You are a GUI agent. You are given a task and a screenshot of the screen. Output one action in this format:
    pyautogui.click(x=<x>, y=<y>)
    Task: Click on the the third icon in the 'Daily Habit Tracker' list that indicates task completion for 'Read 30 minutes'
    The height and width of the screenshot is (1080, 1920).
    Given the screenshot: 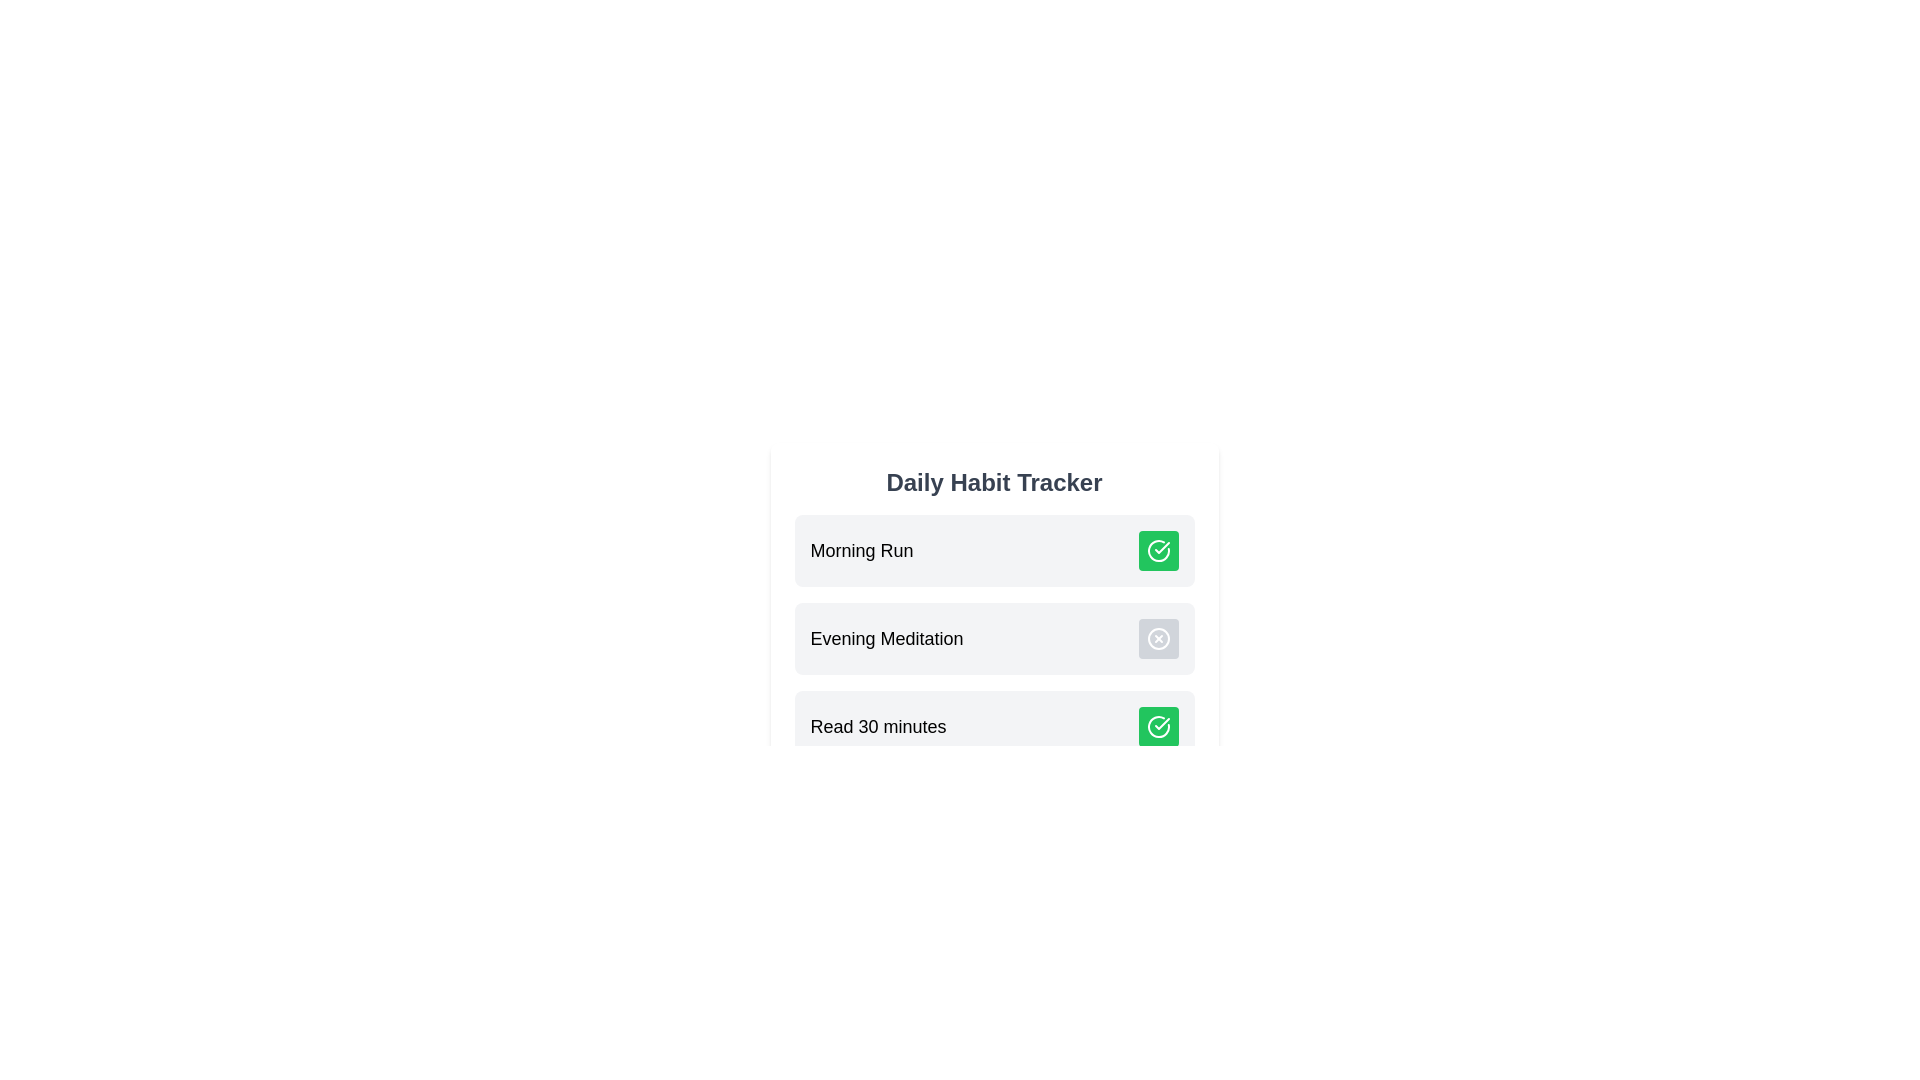 What is the action you would take?
    pyautogui.click(x=1158, y=551)
    